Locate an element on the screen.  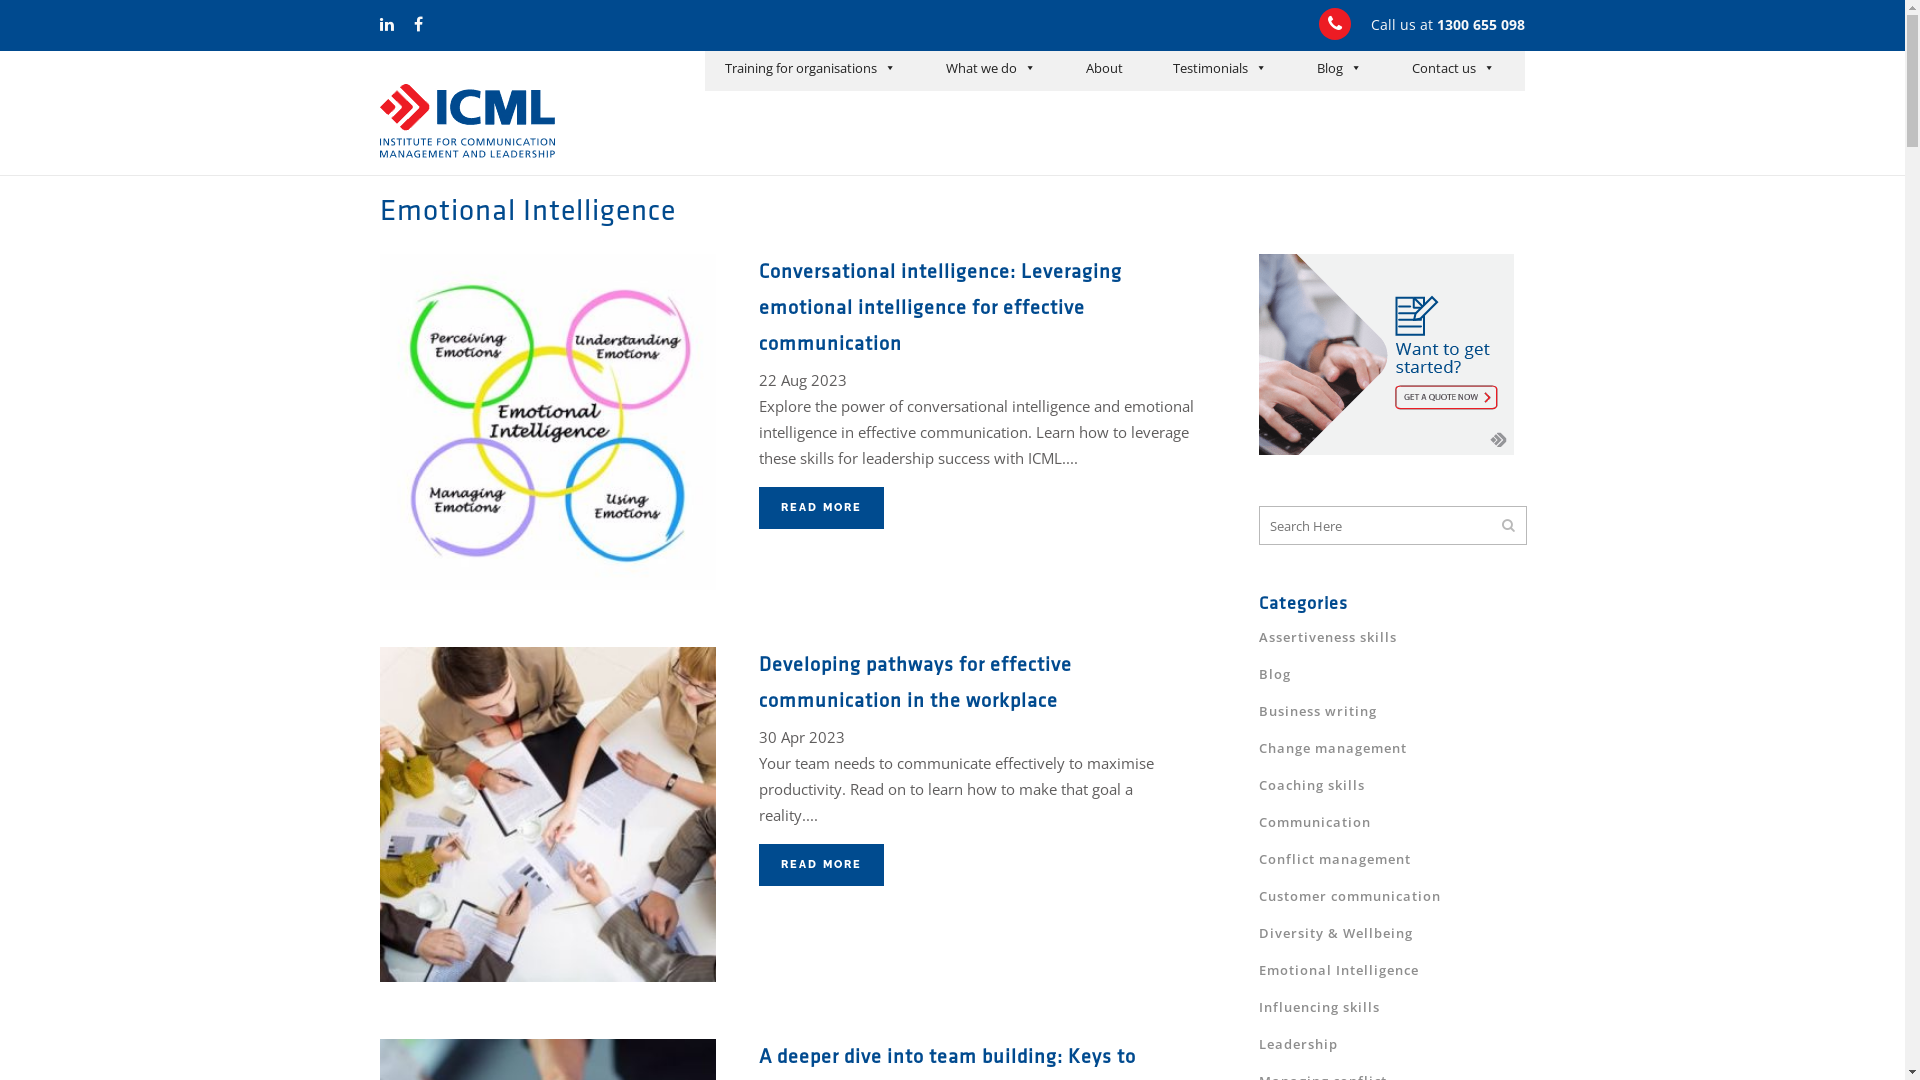
'Conflict management' is located at coordinates (1257, 858).